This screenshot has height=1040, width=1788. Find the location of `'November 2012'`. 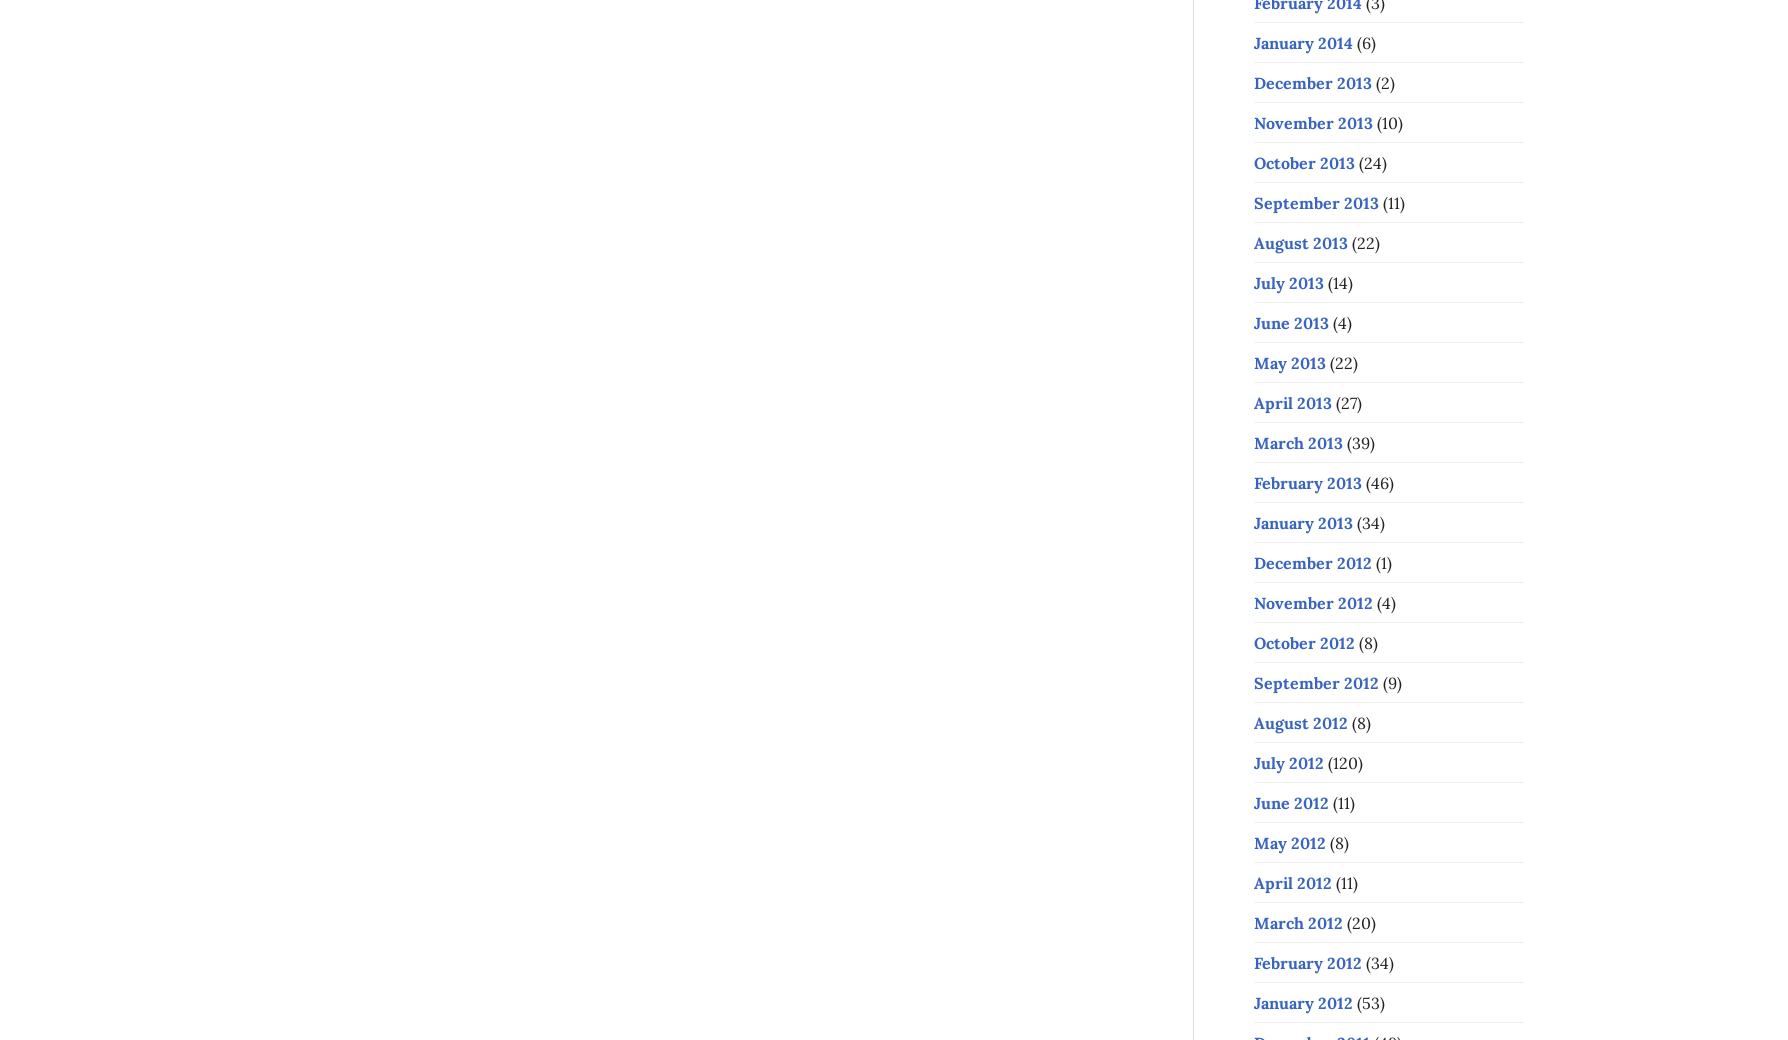

'November 2012' is located at coordinates (1312, 600).